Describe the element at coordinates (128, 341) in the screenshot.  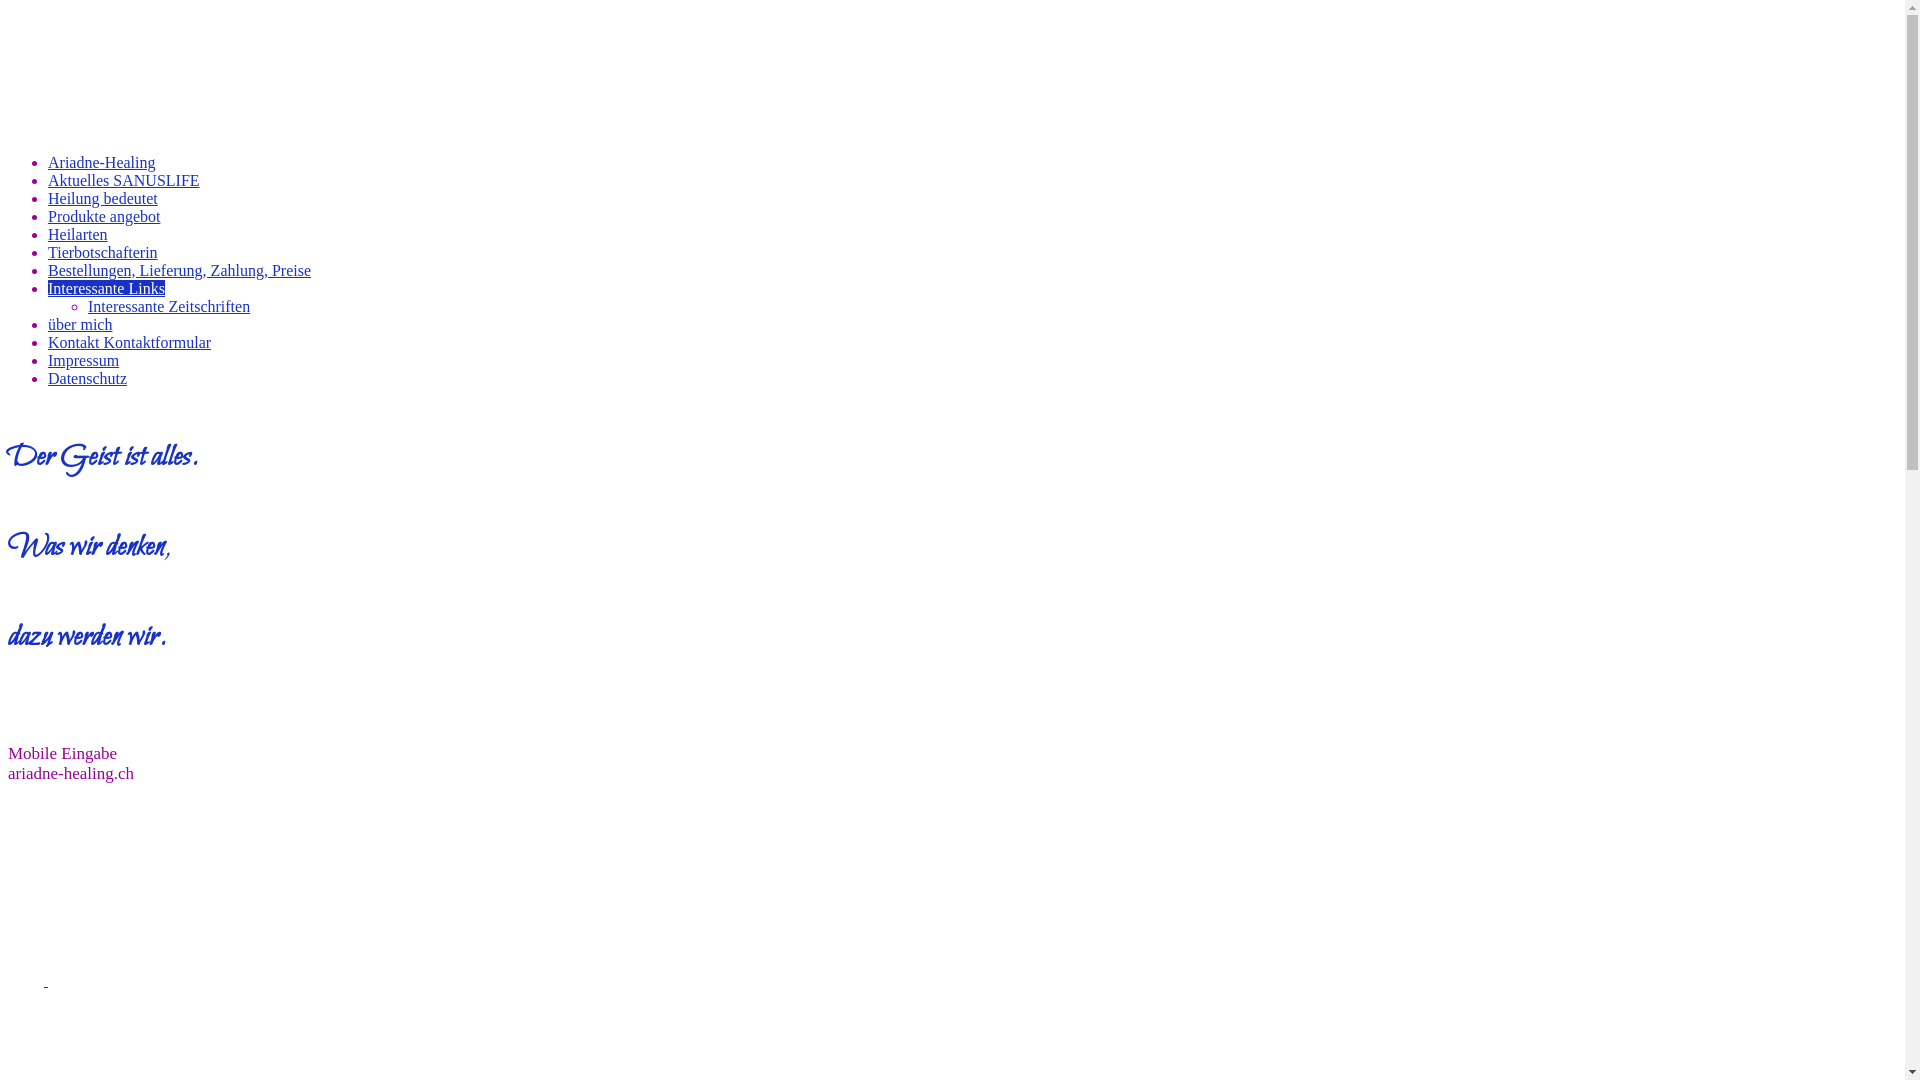
I see `'Kontakt Kontaktformular'` at that location.